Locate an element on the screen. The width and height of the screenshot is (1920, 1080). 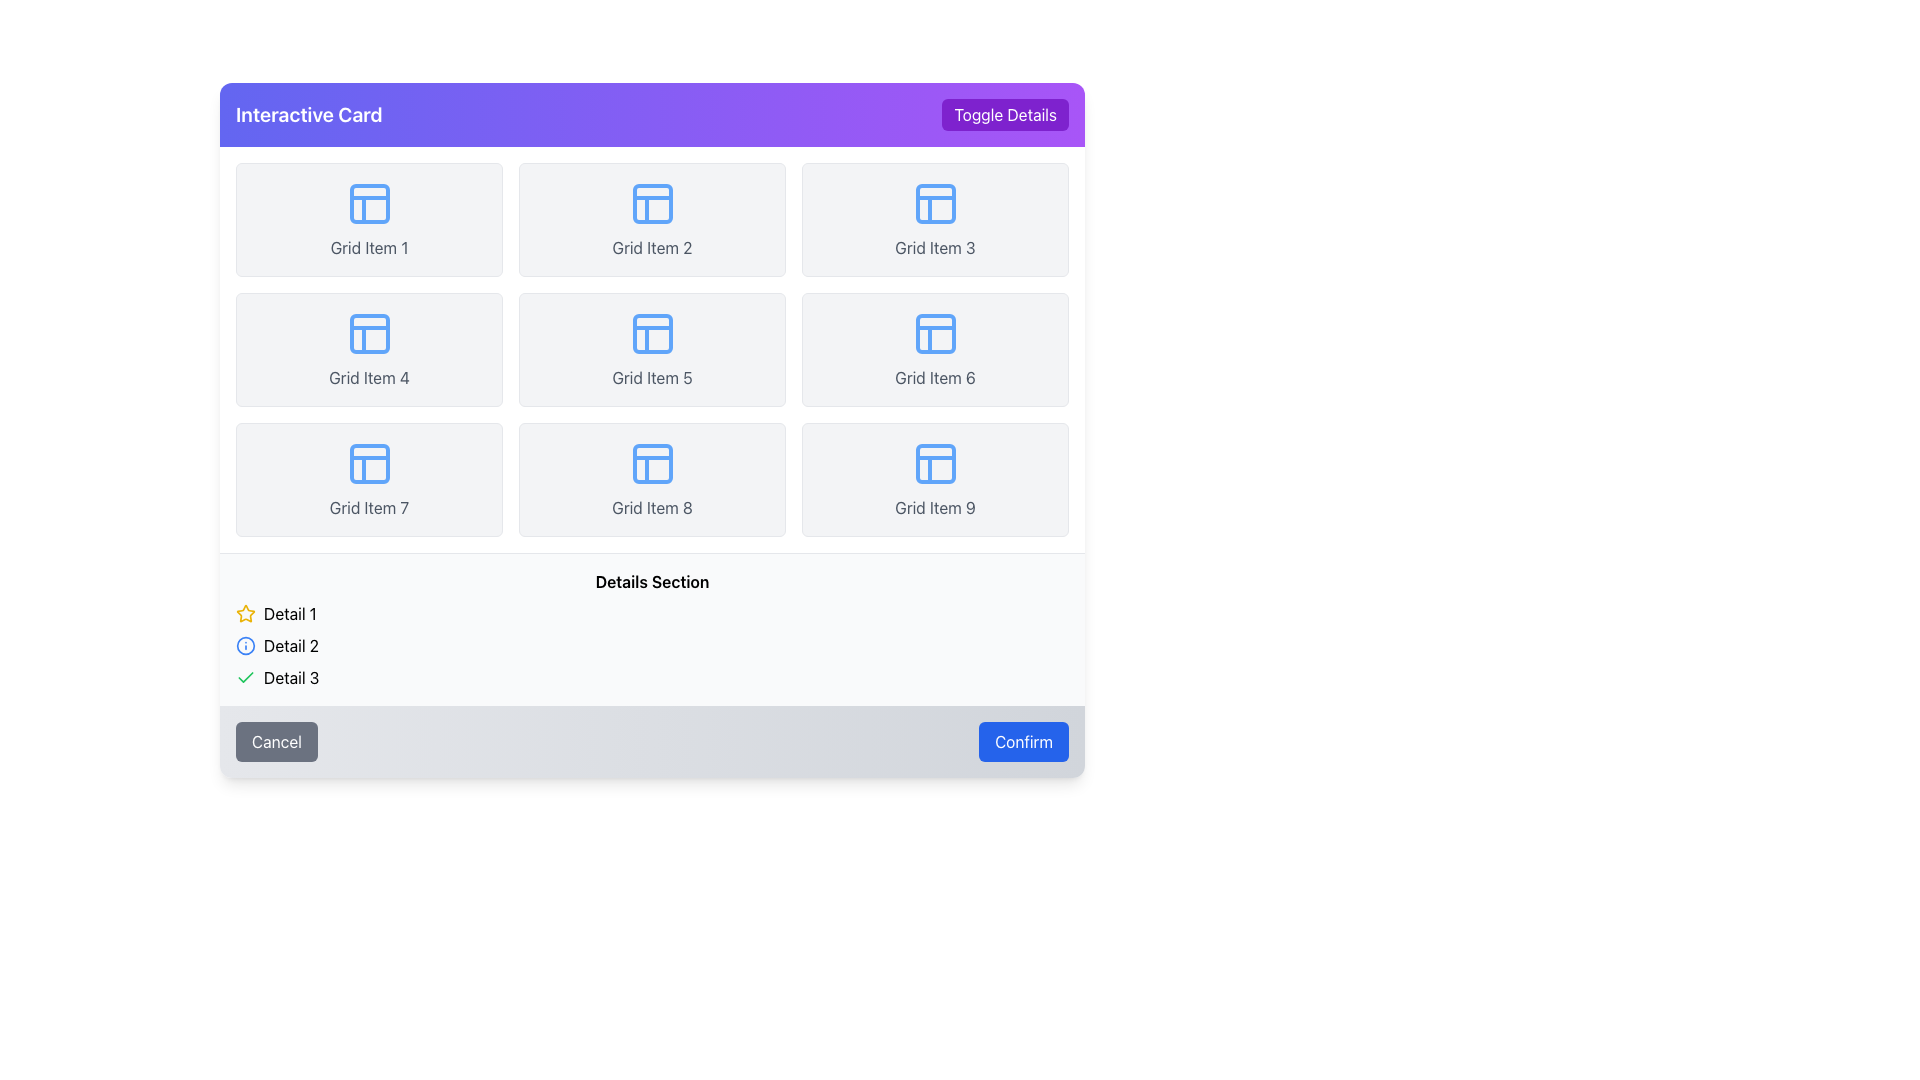
SVG properties of the graphical element located in the top-left corner of the fourth grid cell in a 3x3 layout, which is centered within the interface is located at coordinates (369, 333).